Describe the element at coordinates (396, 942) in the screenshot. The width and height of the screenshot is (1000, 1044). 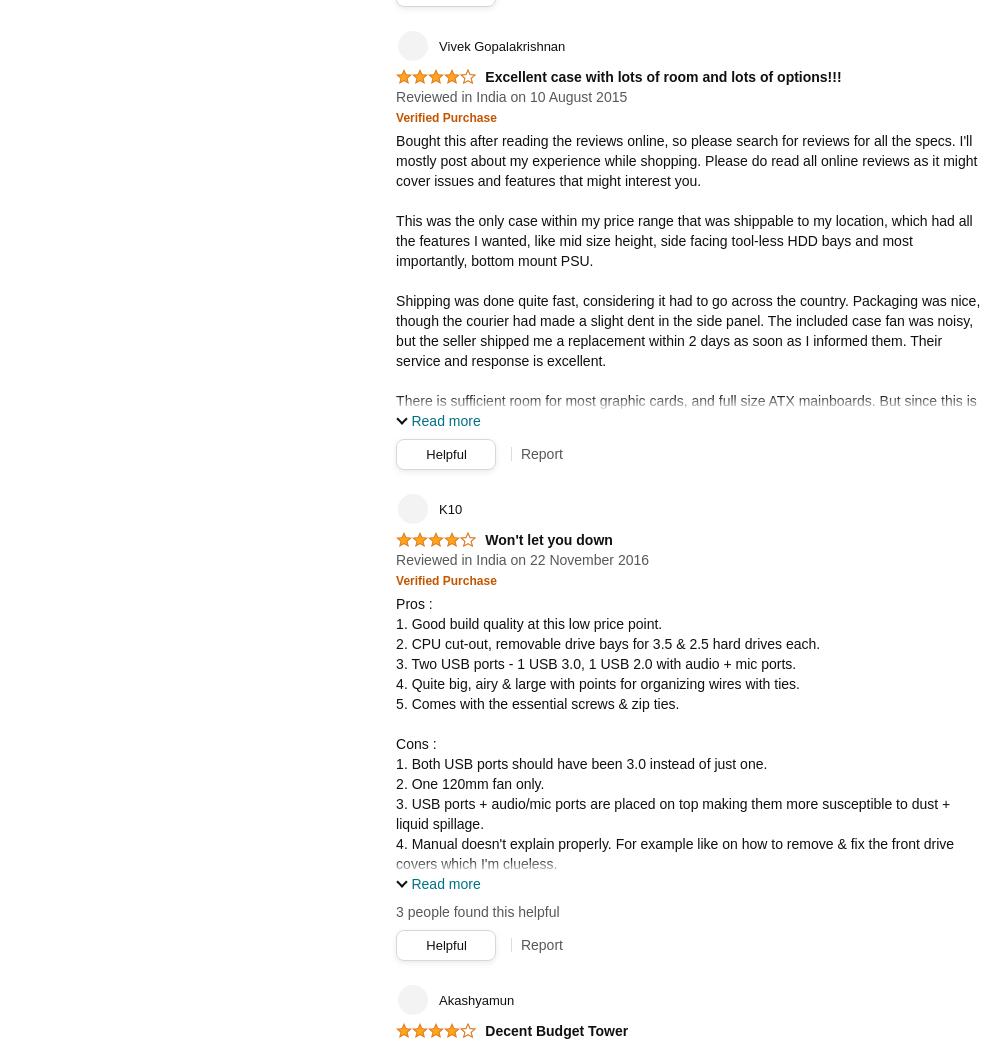
I see `'Conclusion :'` at that location.